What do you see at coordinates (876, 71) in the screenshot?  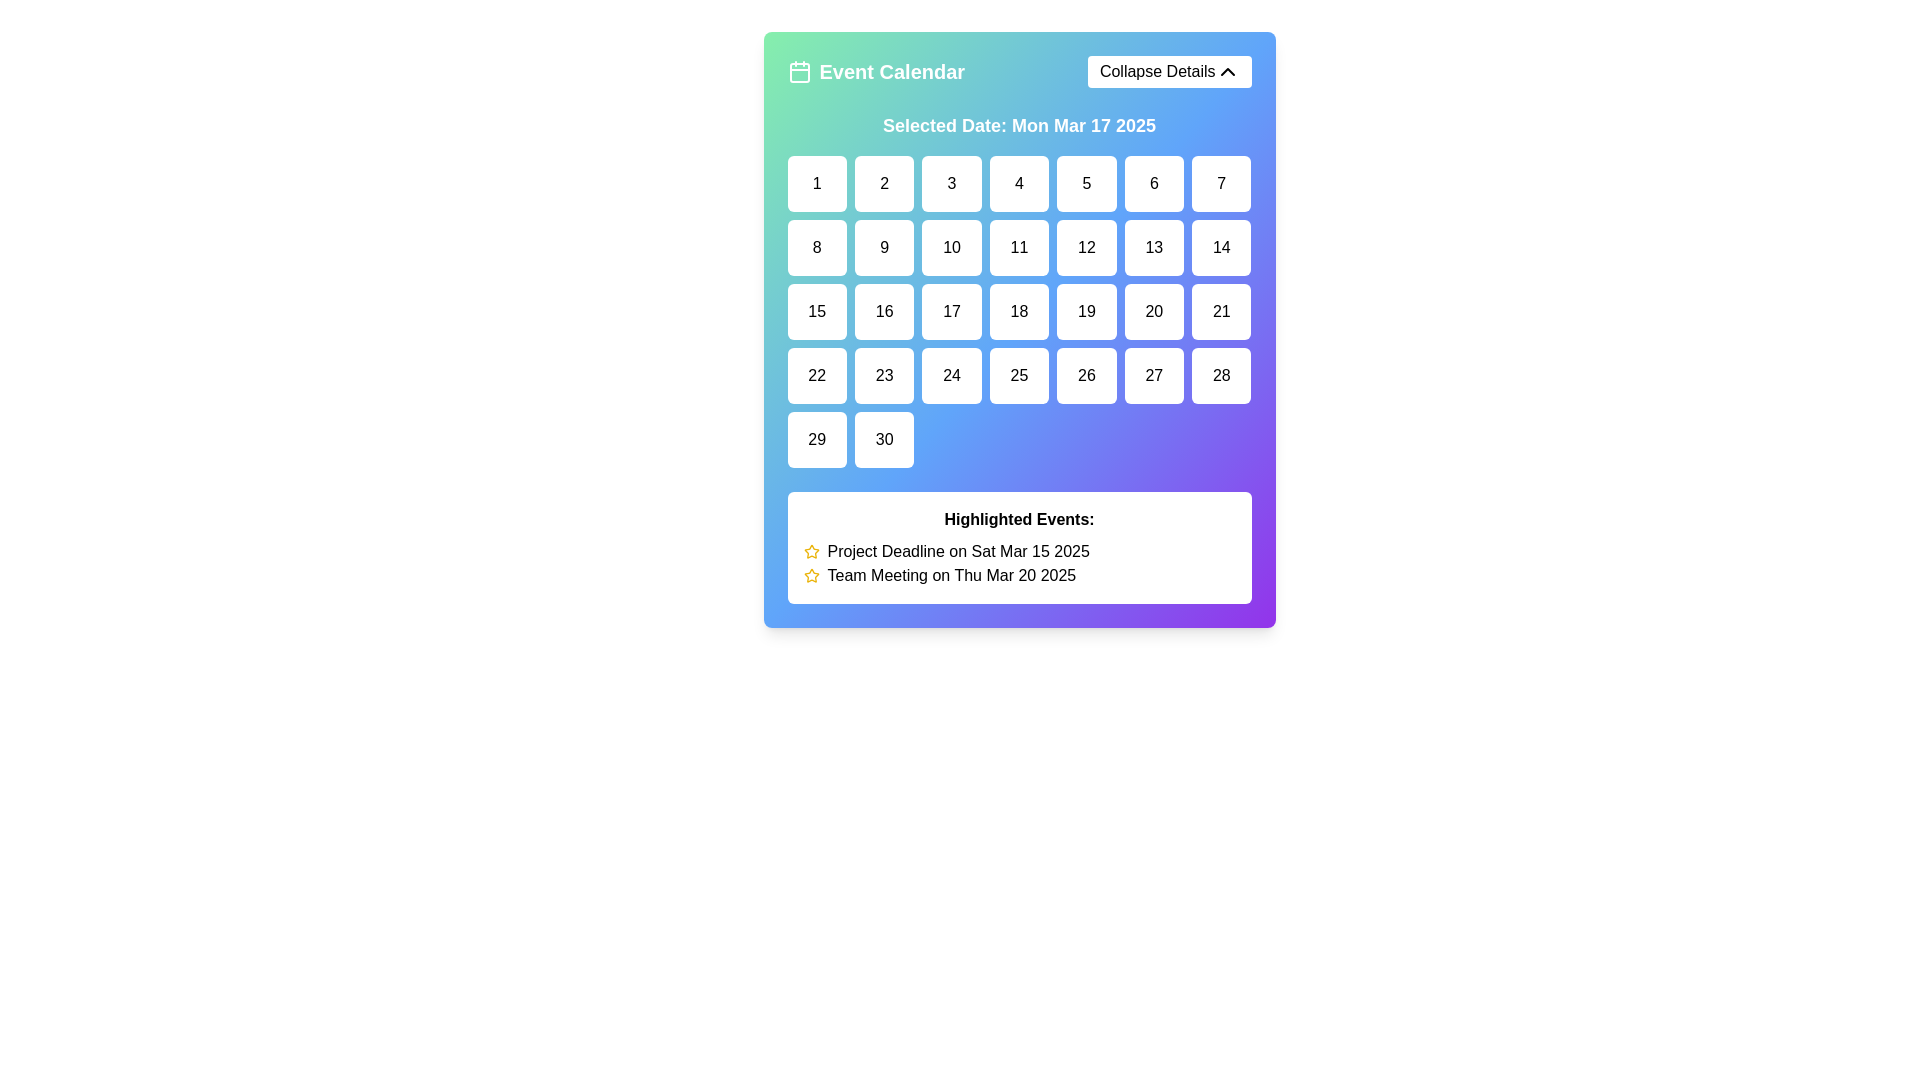 I see `the 'Event Calendar' text label with icon, which features bold text and a calendar icon on its left, located in the top-left section of the card layout` at bounding box center [876, 71].